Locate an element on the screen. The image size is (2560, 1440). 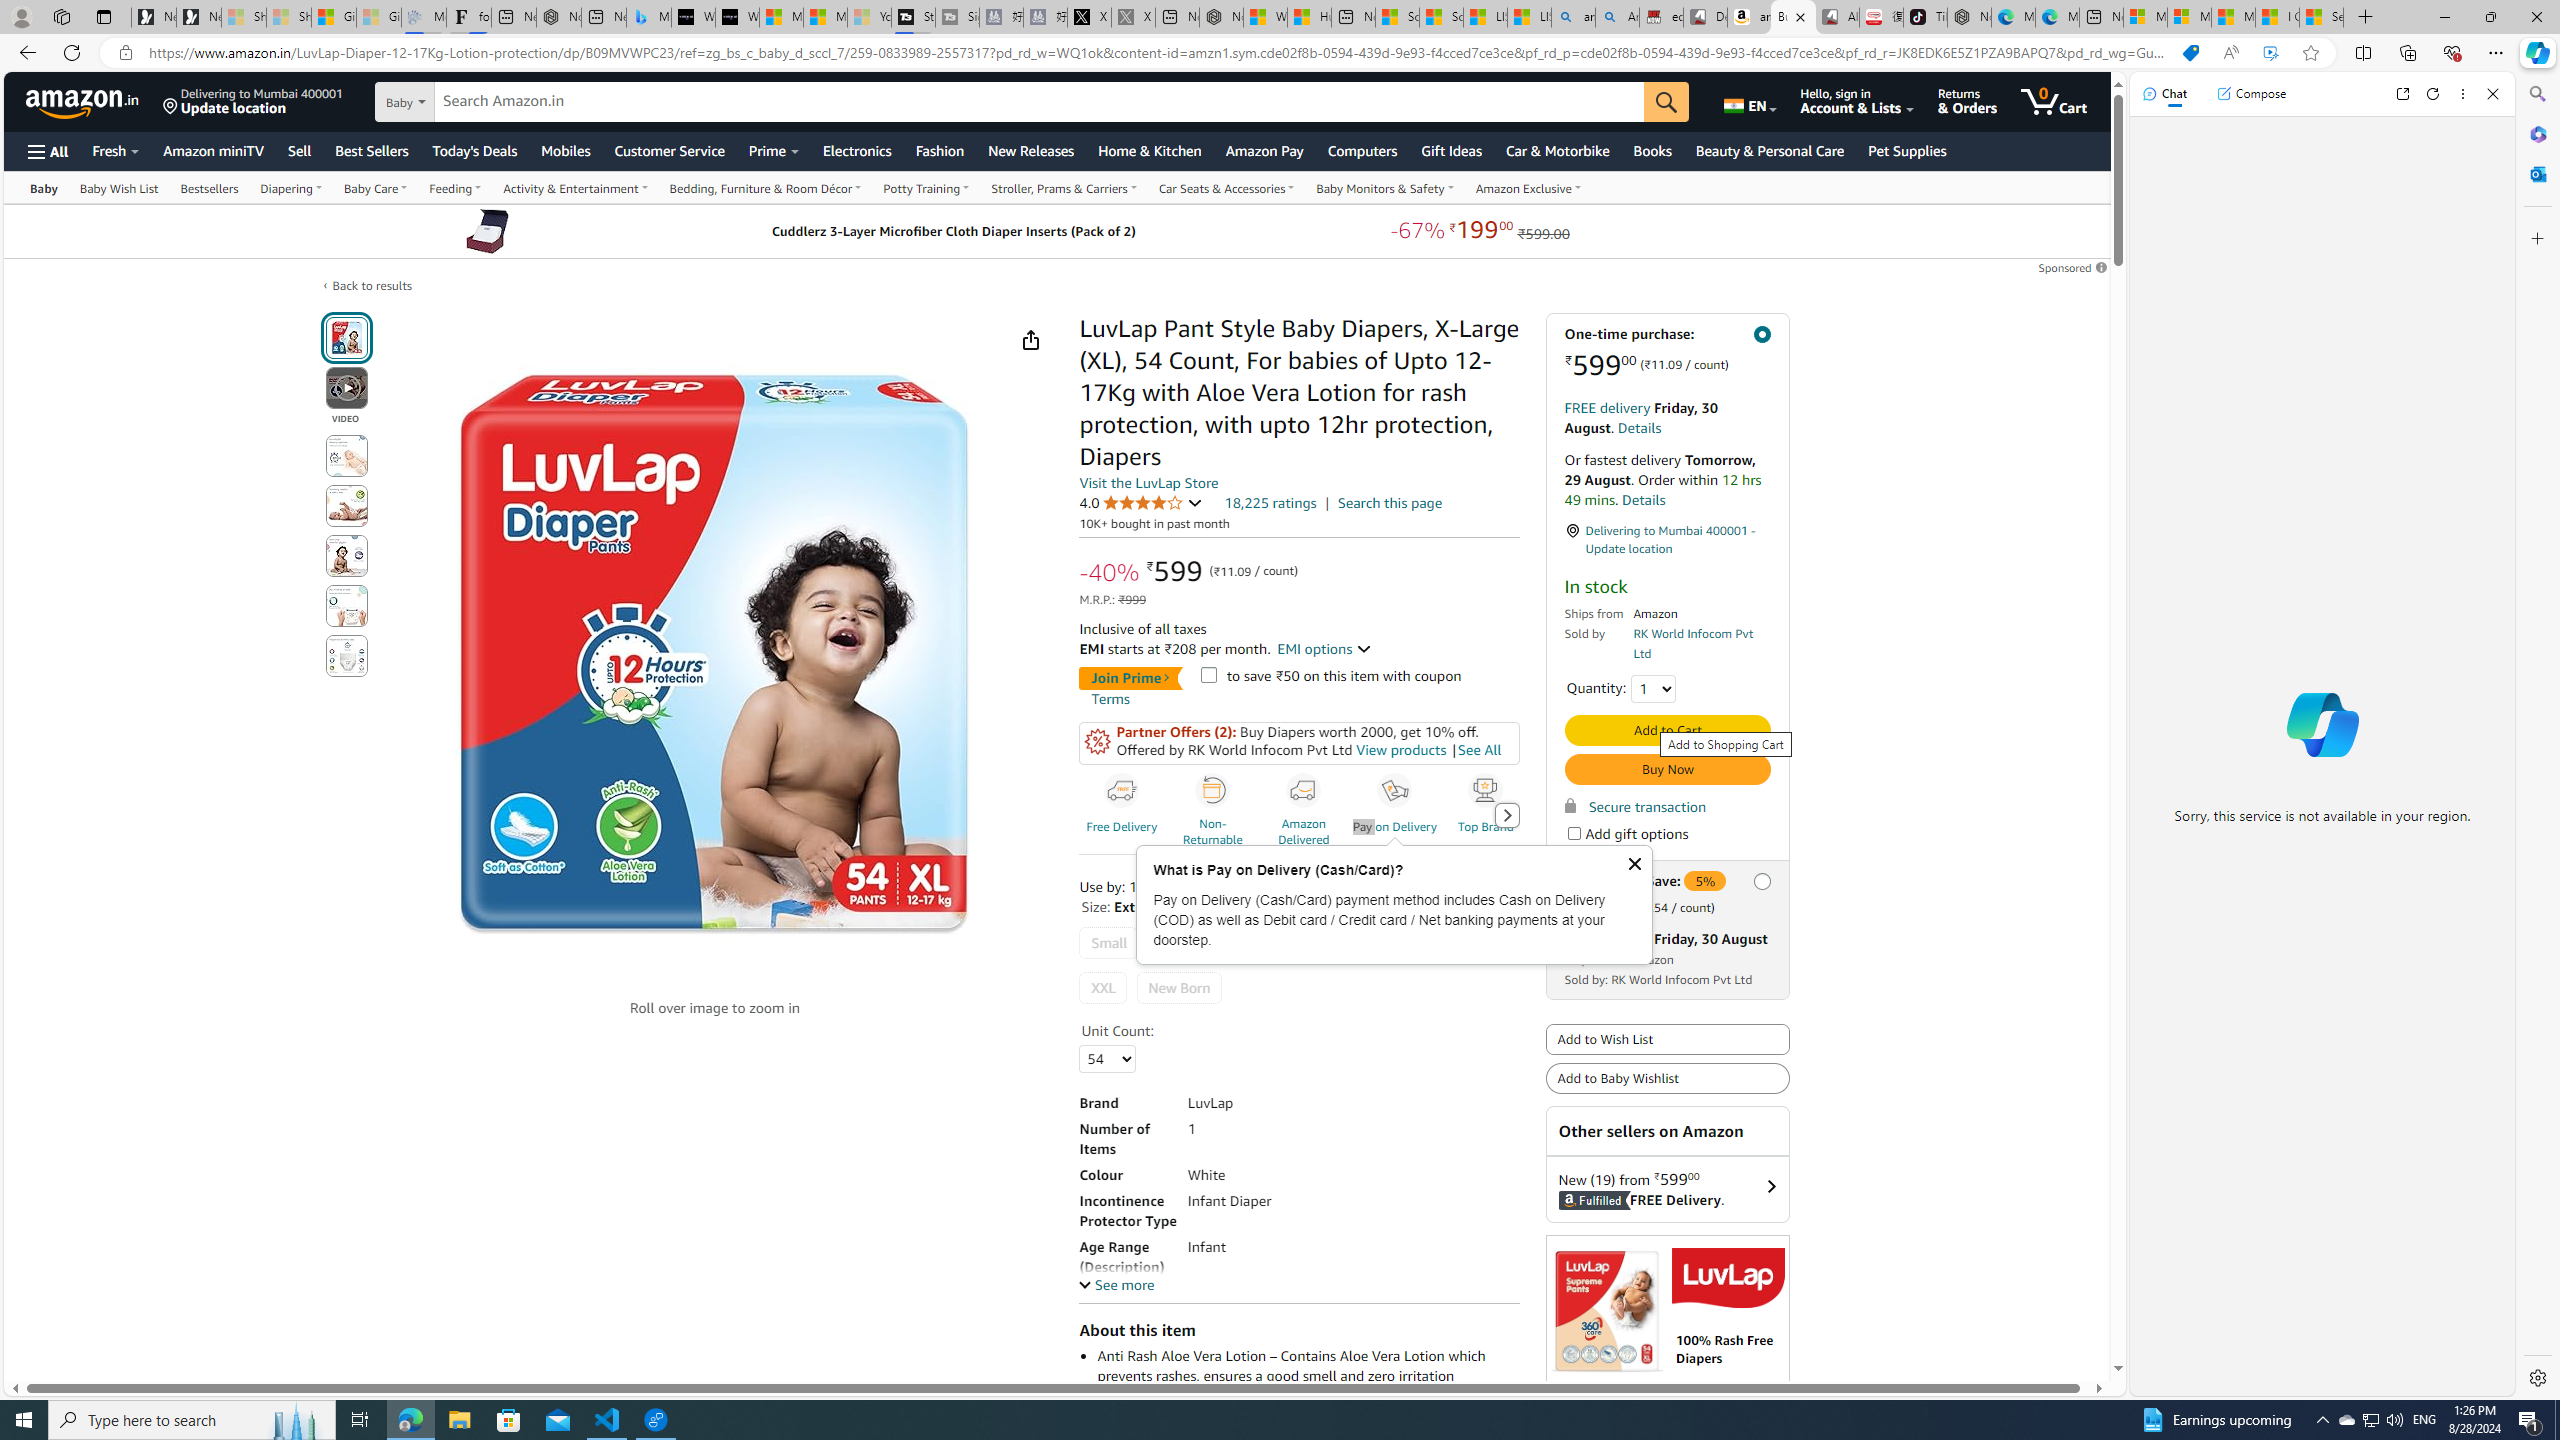
'Chat' is located at coordinates (2164, 92).